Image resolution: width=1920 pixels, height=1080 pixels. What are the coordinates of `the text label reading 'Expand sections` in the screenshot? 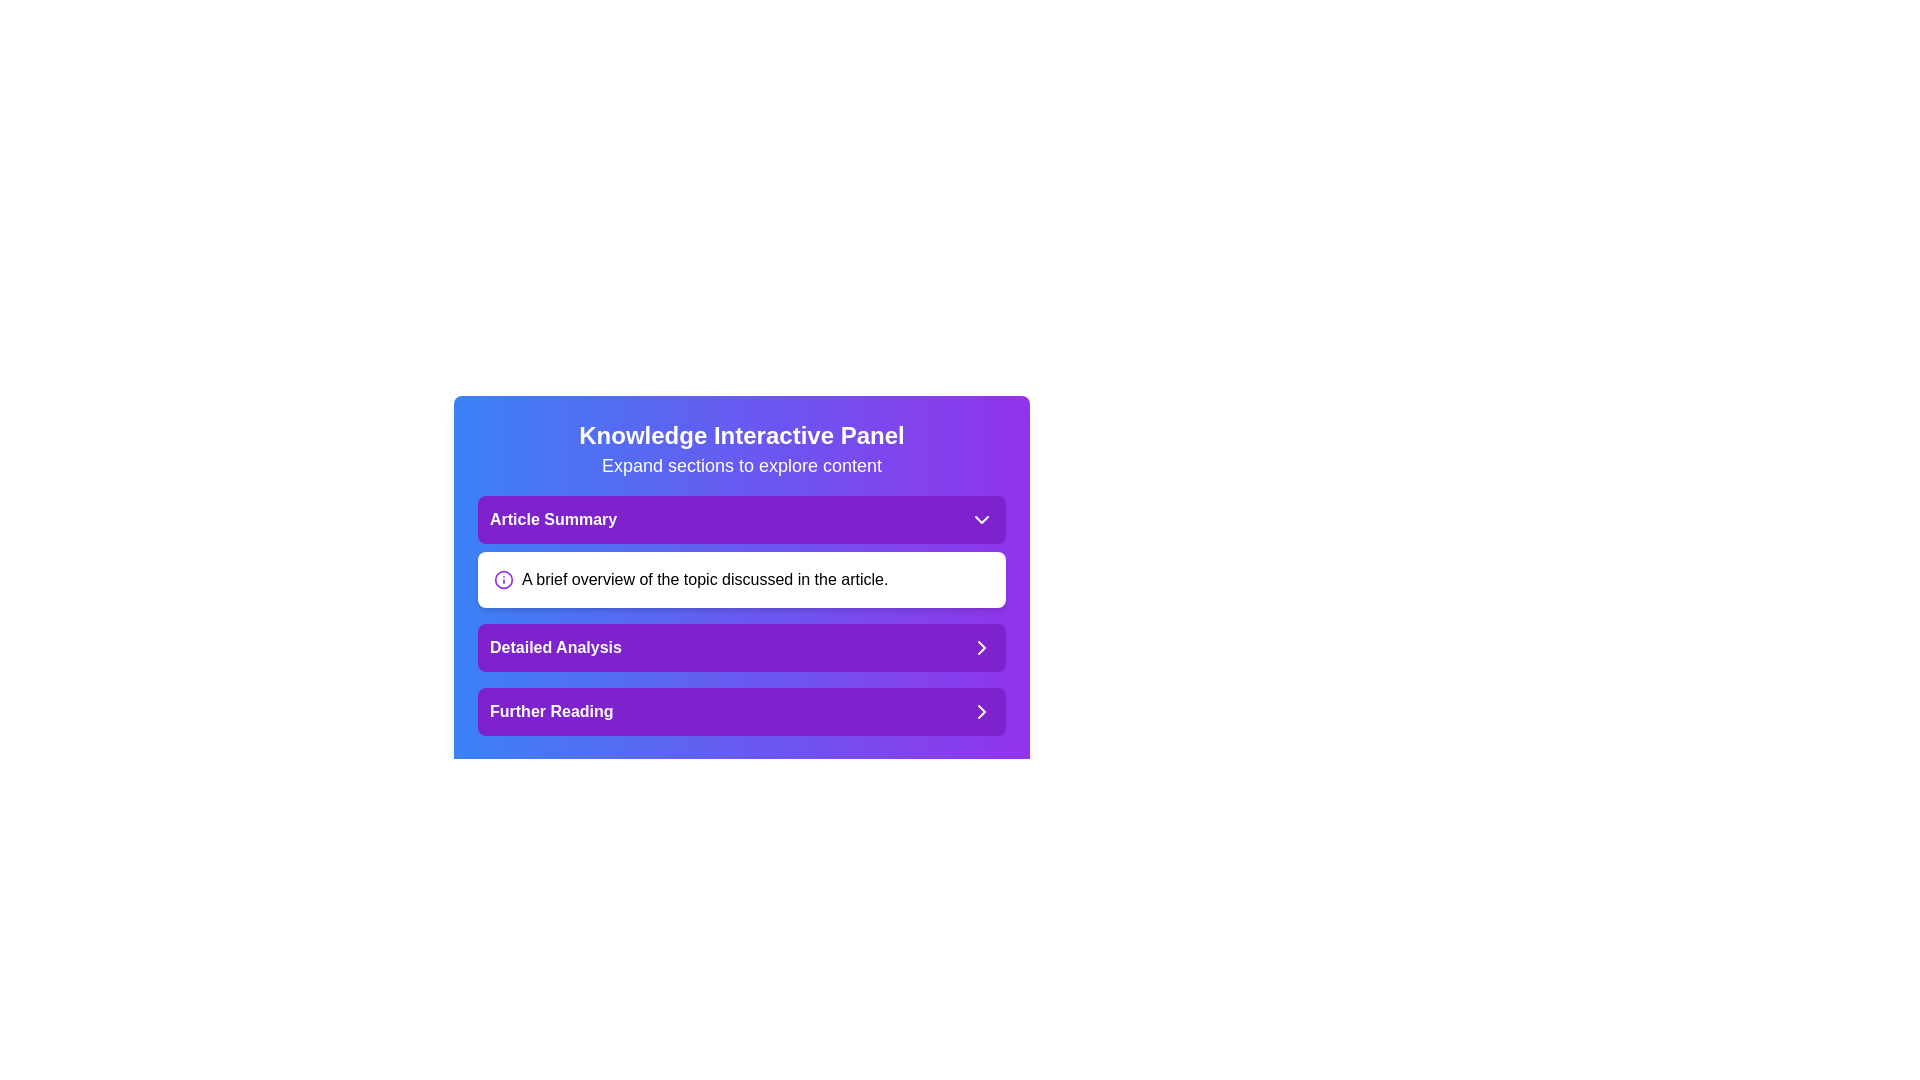 It's located at (741, 466).